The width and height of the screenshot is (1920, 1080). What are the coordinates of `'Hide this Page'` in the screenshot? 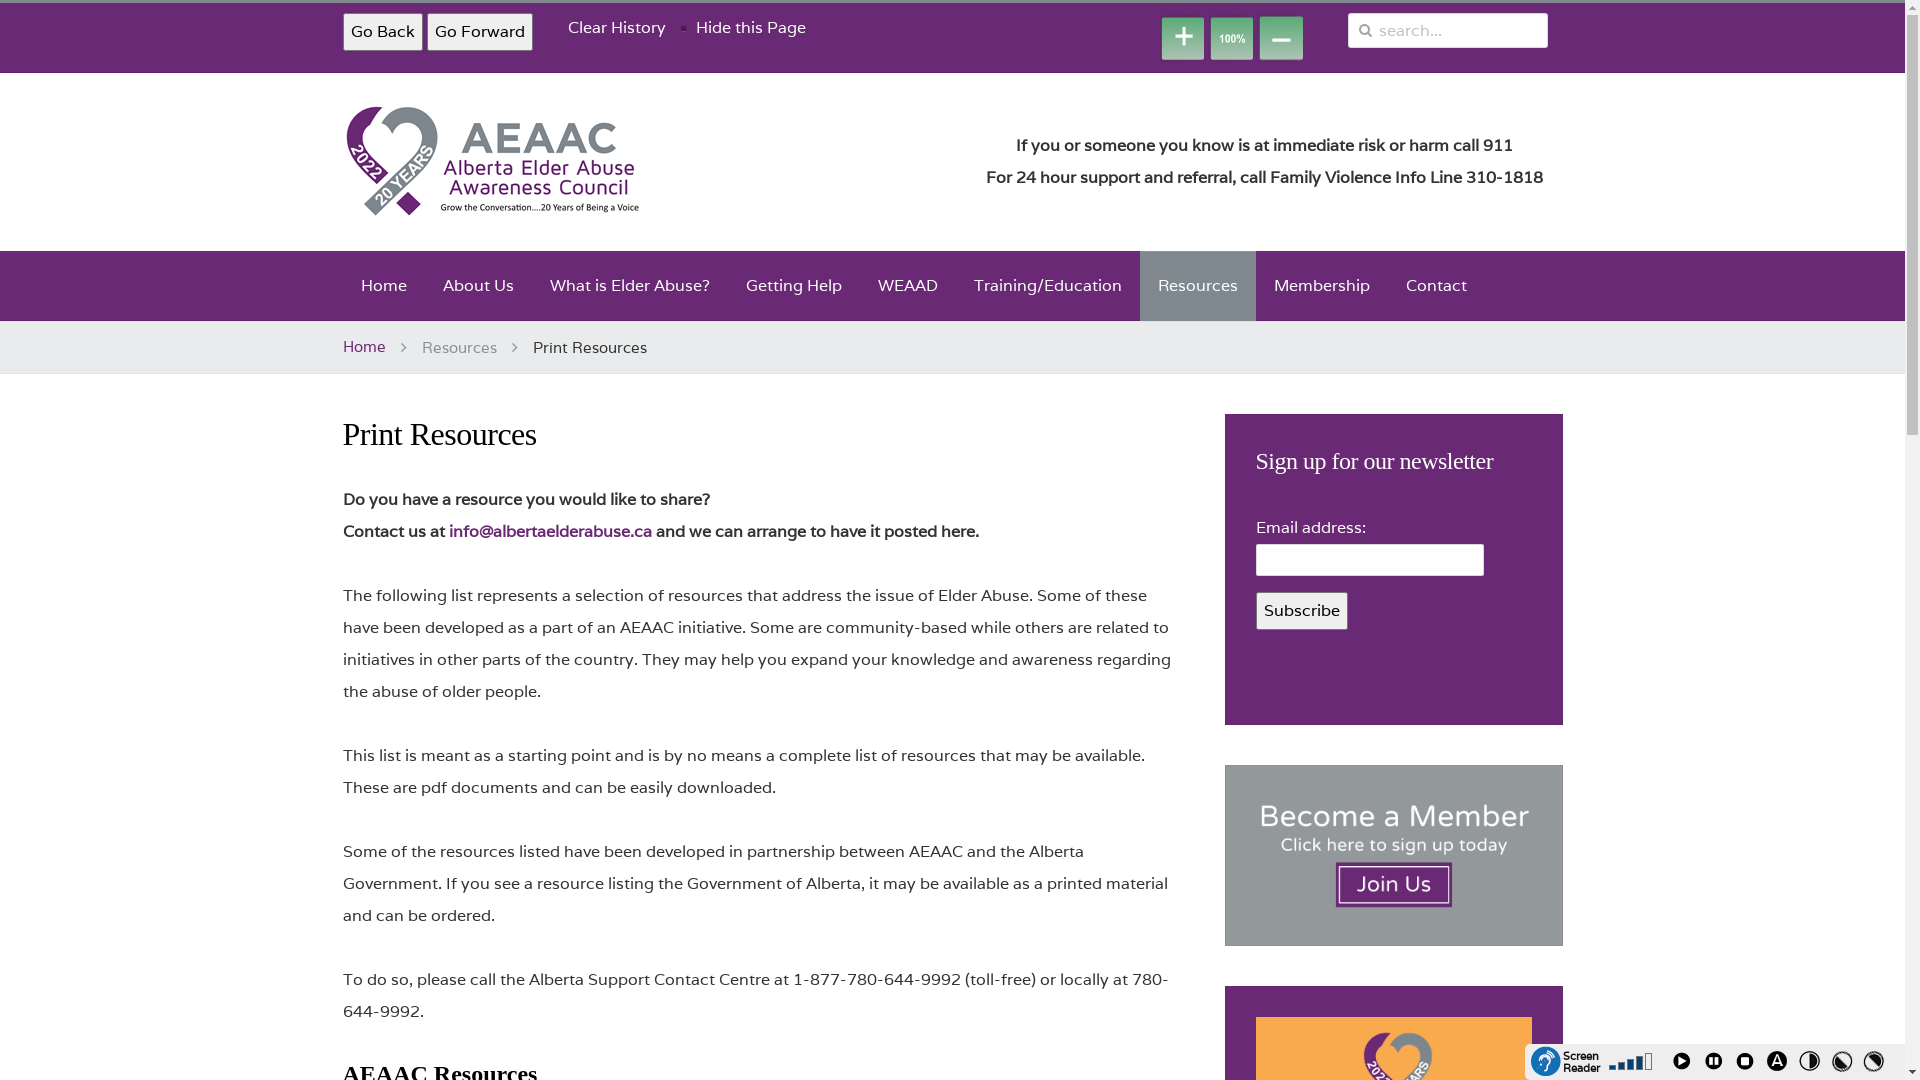 It's located at (749, 27).